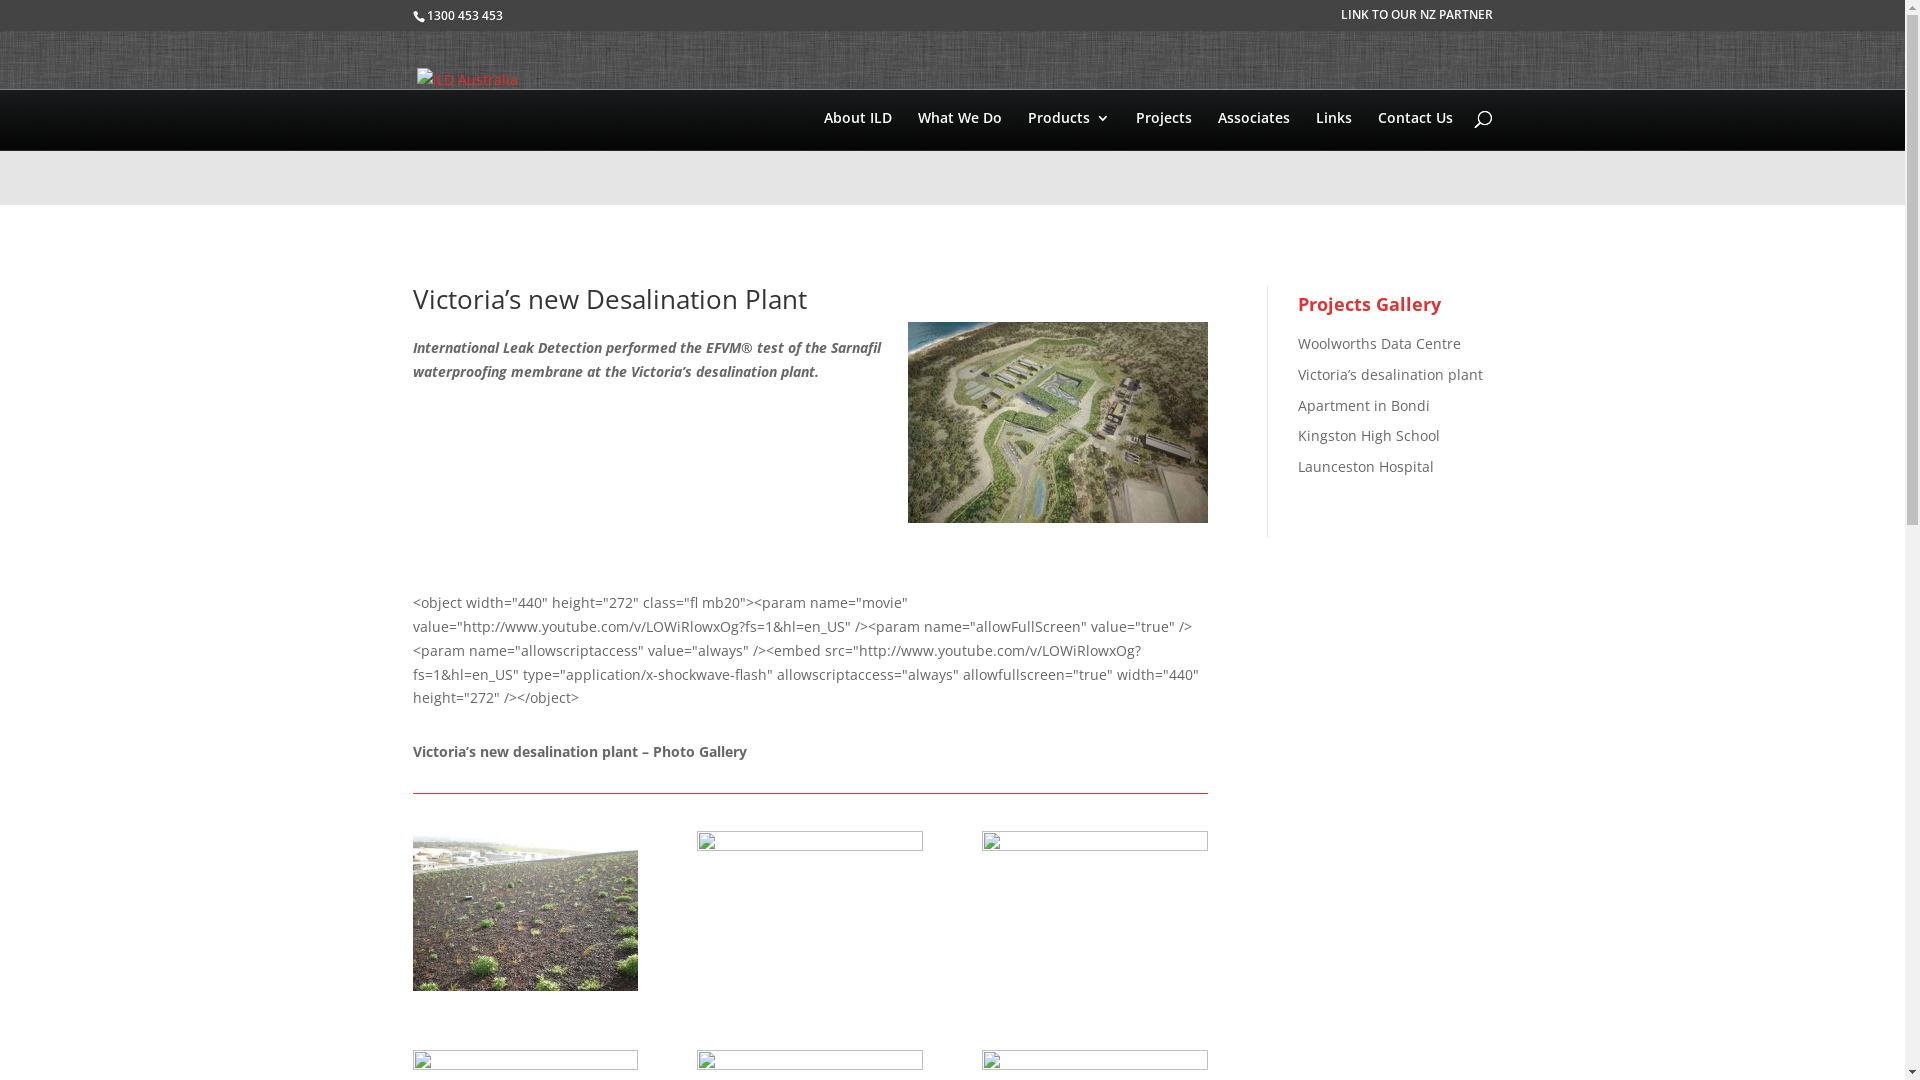 This screenshot has height=1080, width=1920. What do you see at coordinates (960, 157) in the screenshot?
I see `'What We Do'` at bounding box center [960, 157].